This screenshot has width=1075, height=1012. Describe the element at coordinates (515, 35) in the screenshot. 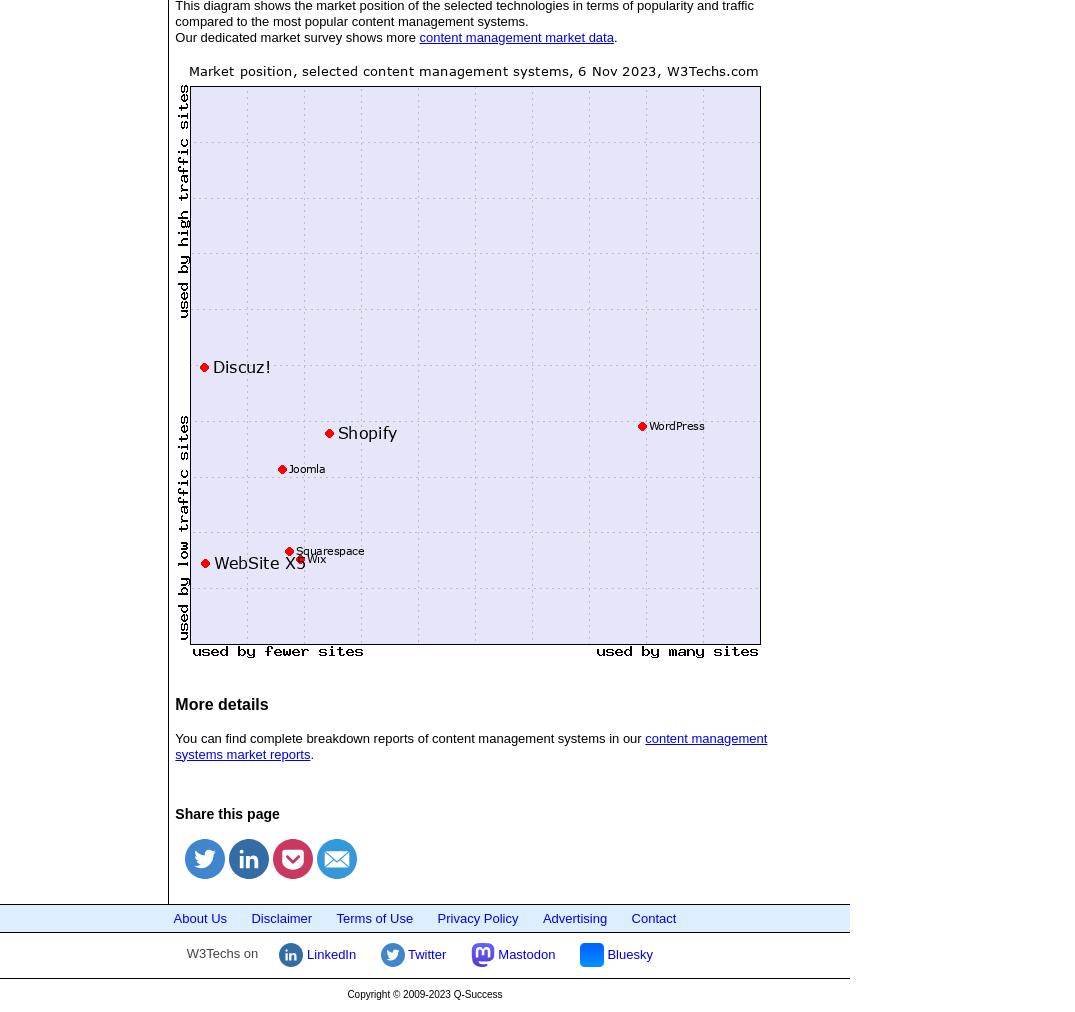

I see `'content management market data'` at that location.